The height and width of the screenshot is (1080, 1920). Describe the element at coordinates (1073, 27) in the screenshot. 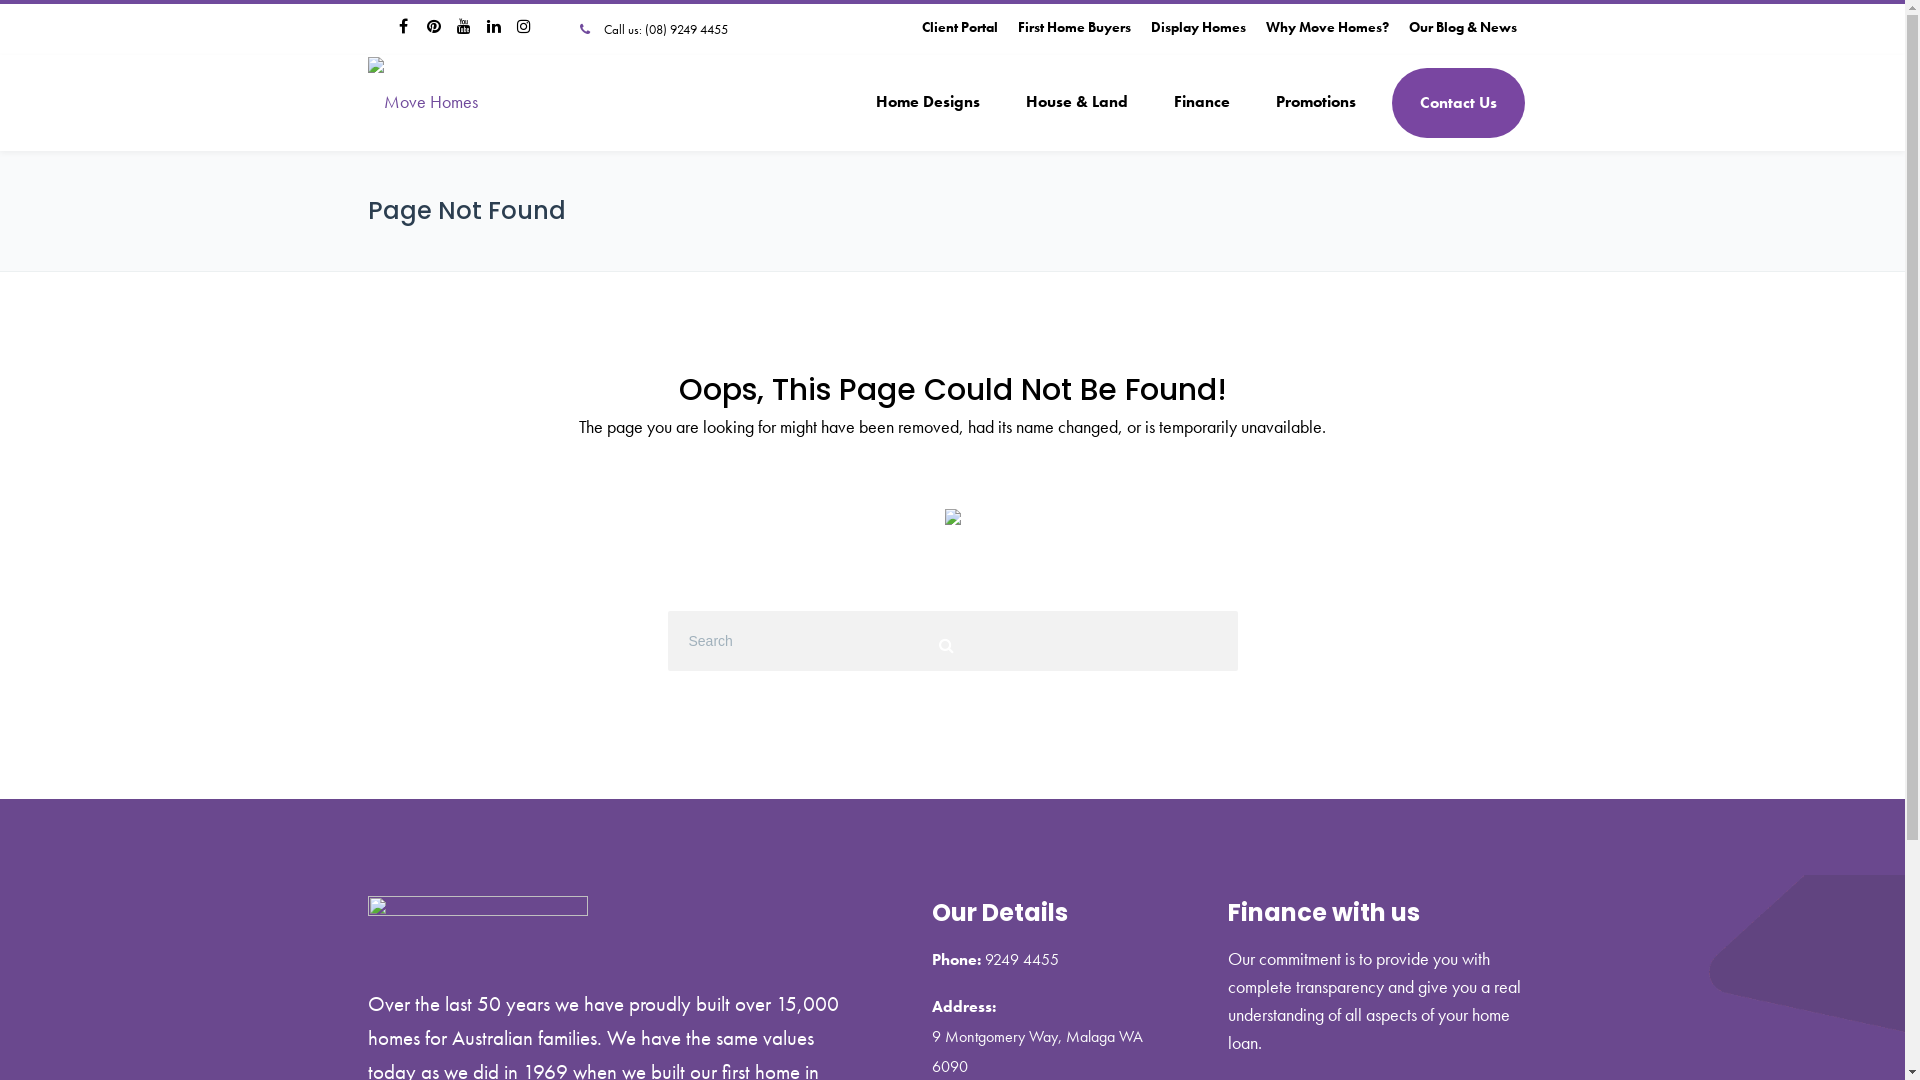

I see `'First Home Buyers'` at that location.